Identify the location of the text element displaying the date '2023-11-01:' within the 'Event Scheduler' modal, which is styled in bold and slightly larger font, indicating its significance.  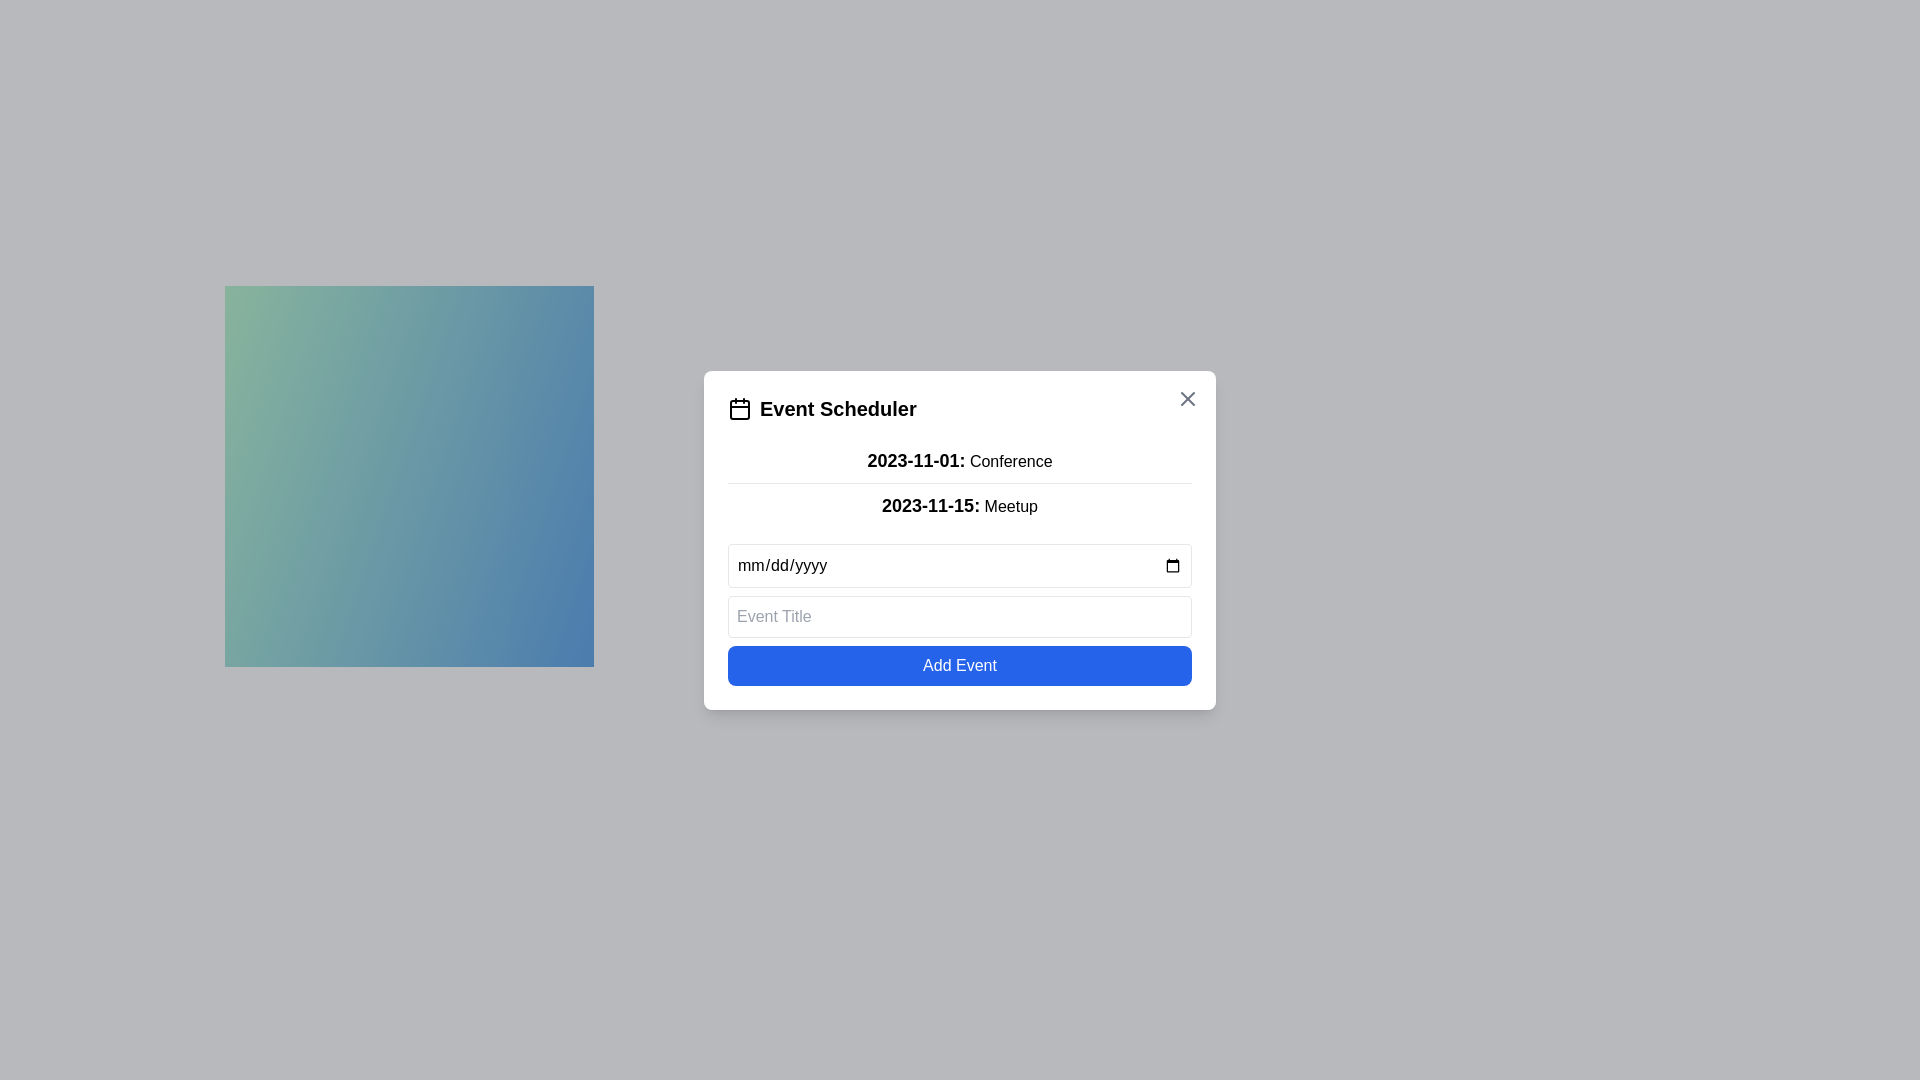
(915, 460).